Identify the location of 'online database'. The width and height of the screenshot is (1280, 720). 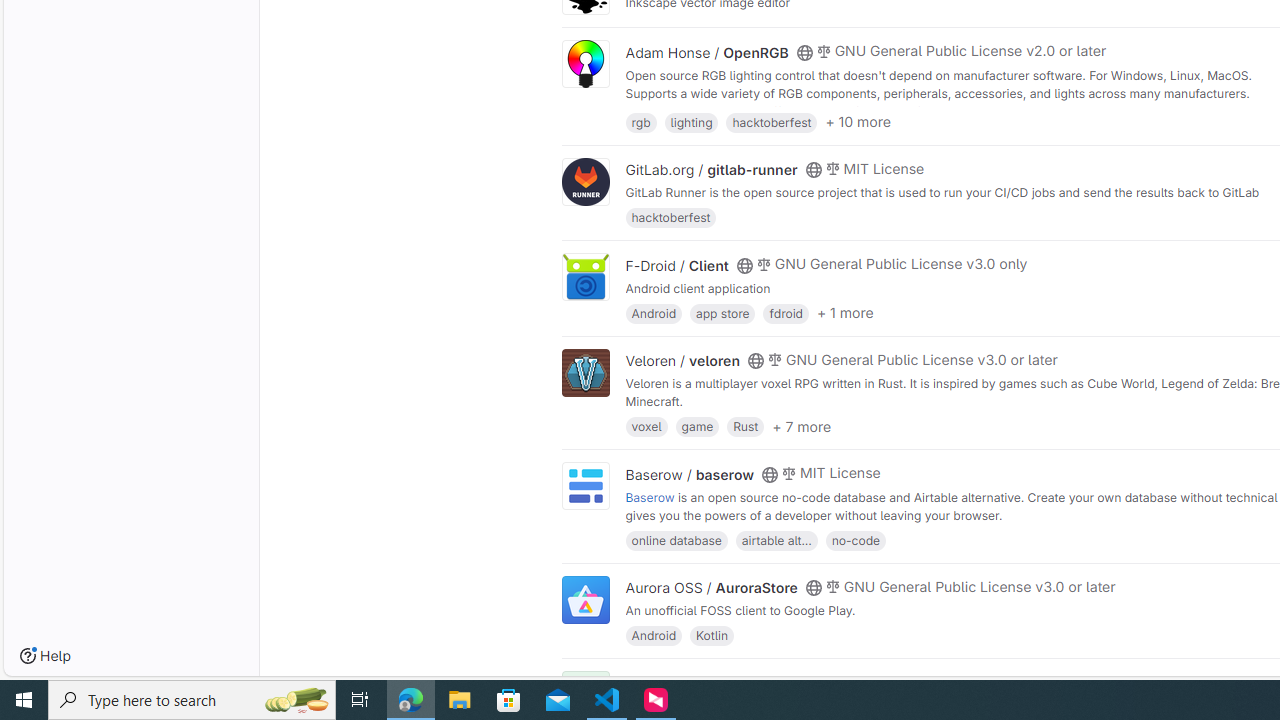
(676, 538).